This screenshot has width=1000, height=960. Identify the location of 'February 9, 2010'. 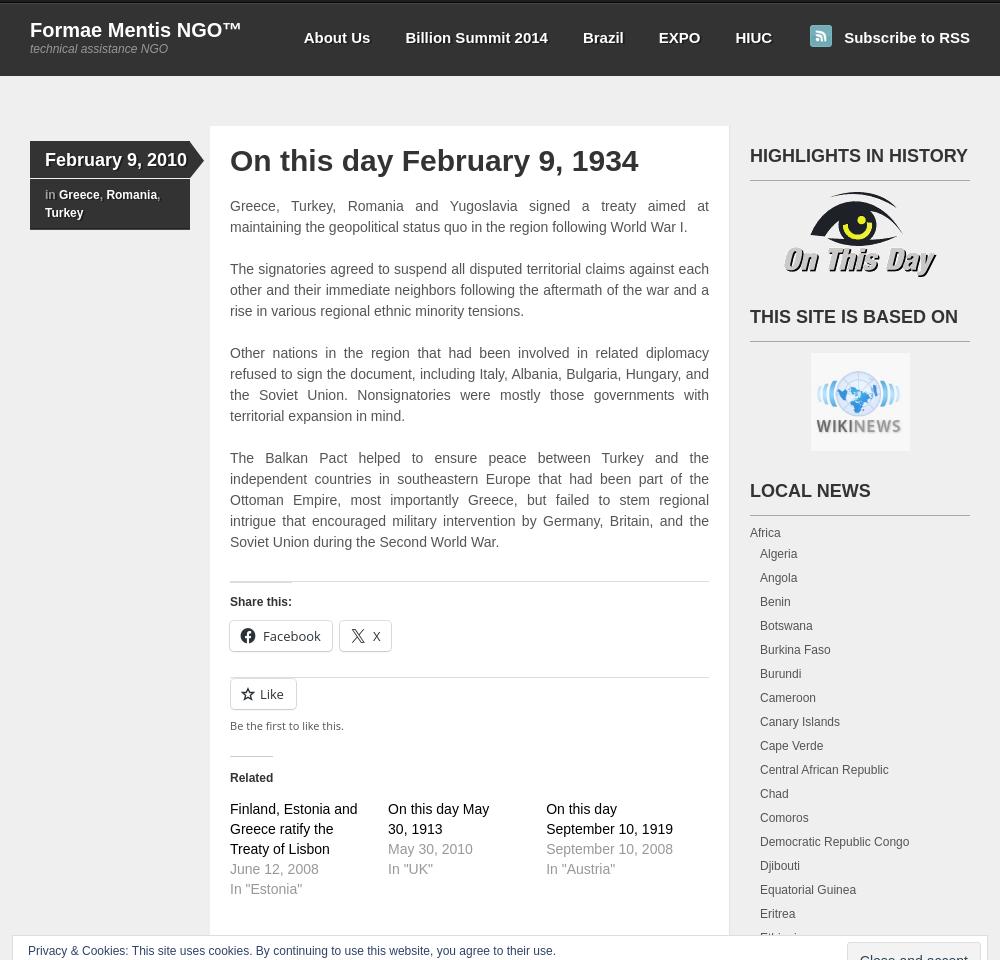
(115, 159).